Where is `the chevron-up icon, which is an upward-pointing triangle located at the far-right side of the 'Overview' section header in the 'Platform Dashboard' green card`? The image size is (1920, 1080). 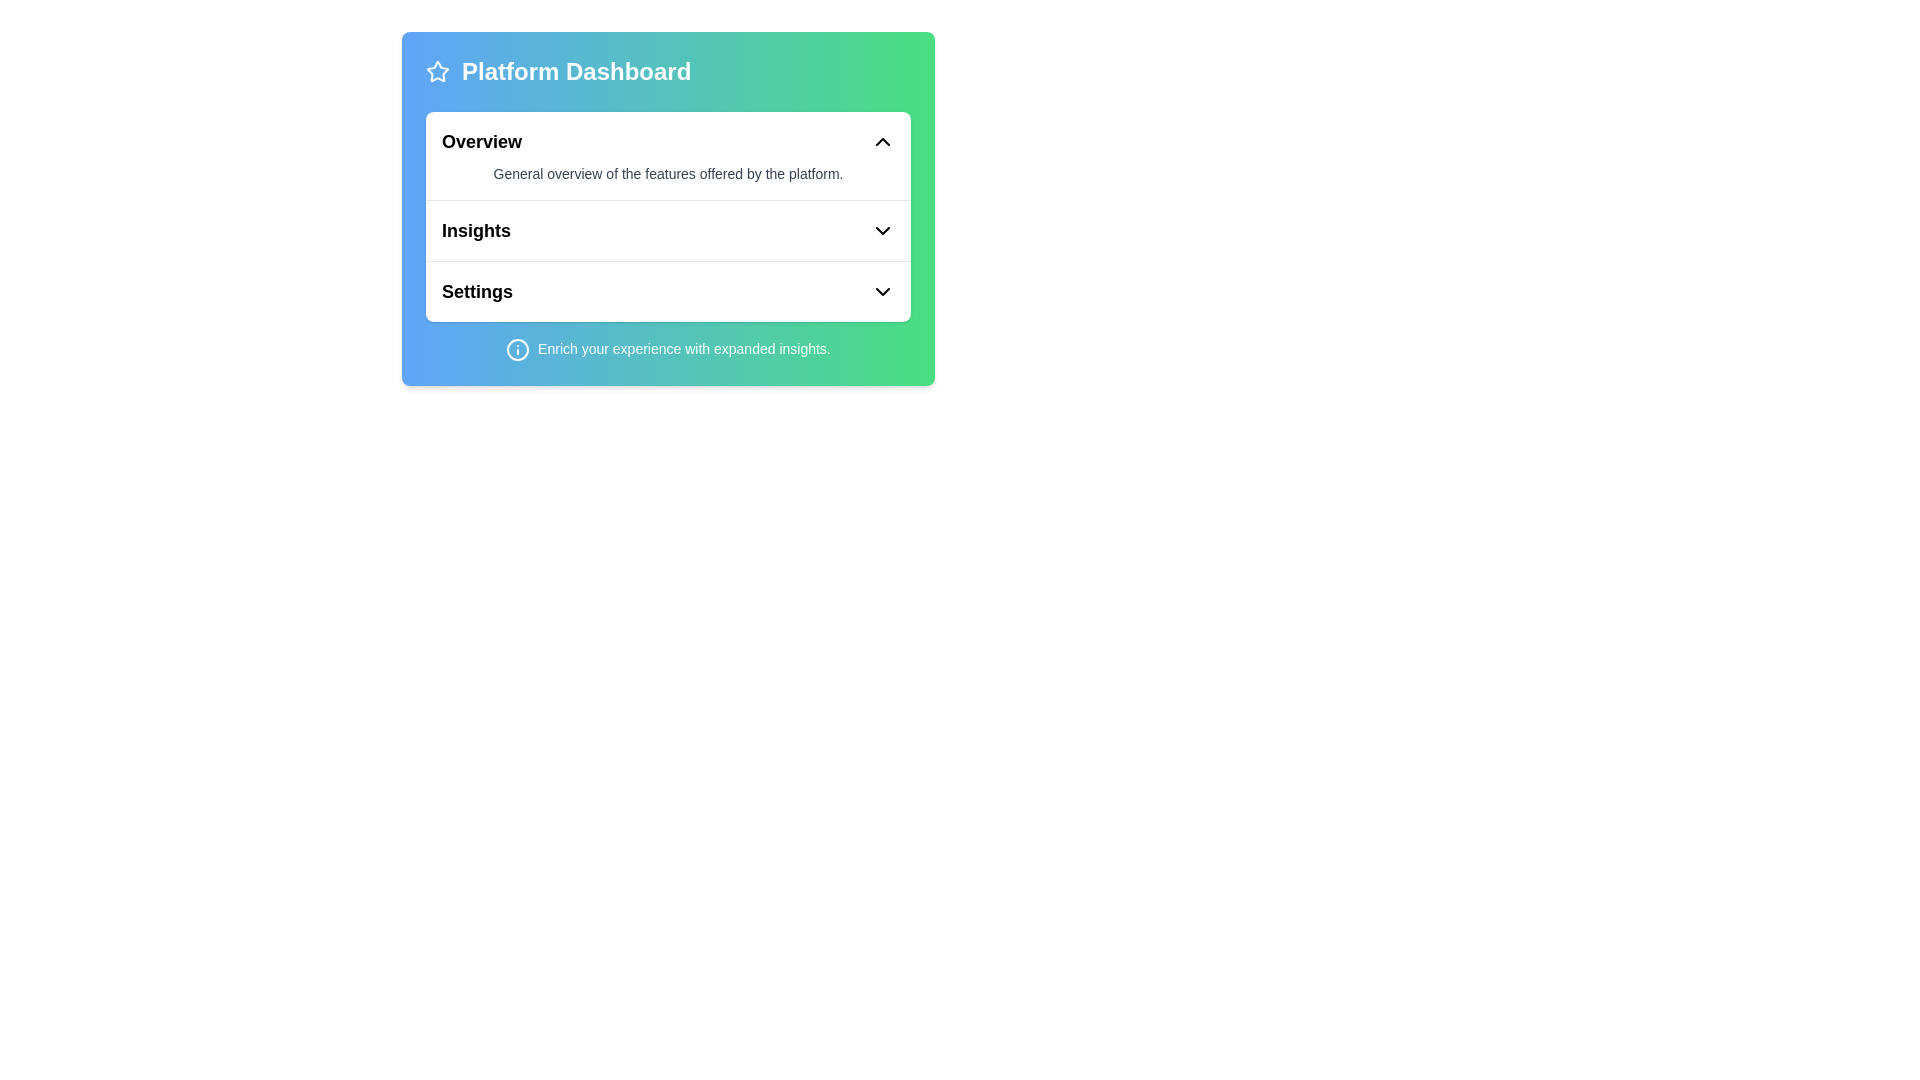
the chevron-up icon, which is an upward-pointing triangle located at the far-right side of the 'Overview' section header in the 'Platform Dashboard' green card is located at coordinates (882, 141).